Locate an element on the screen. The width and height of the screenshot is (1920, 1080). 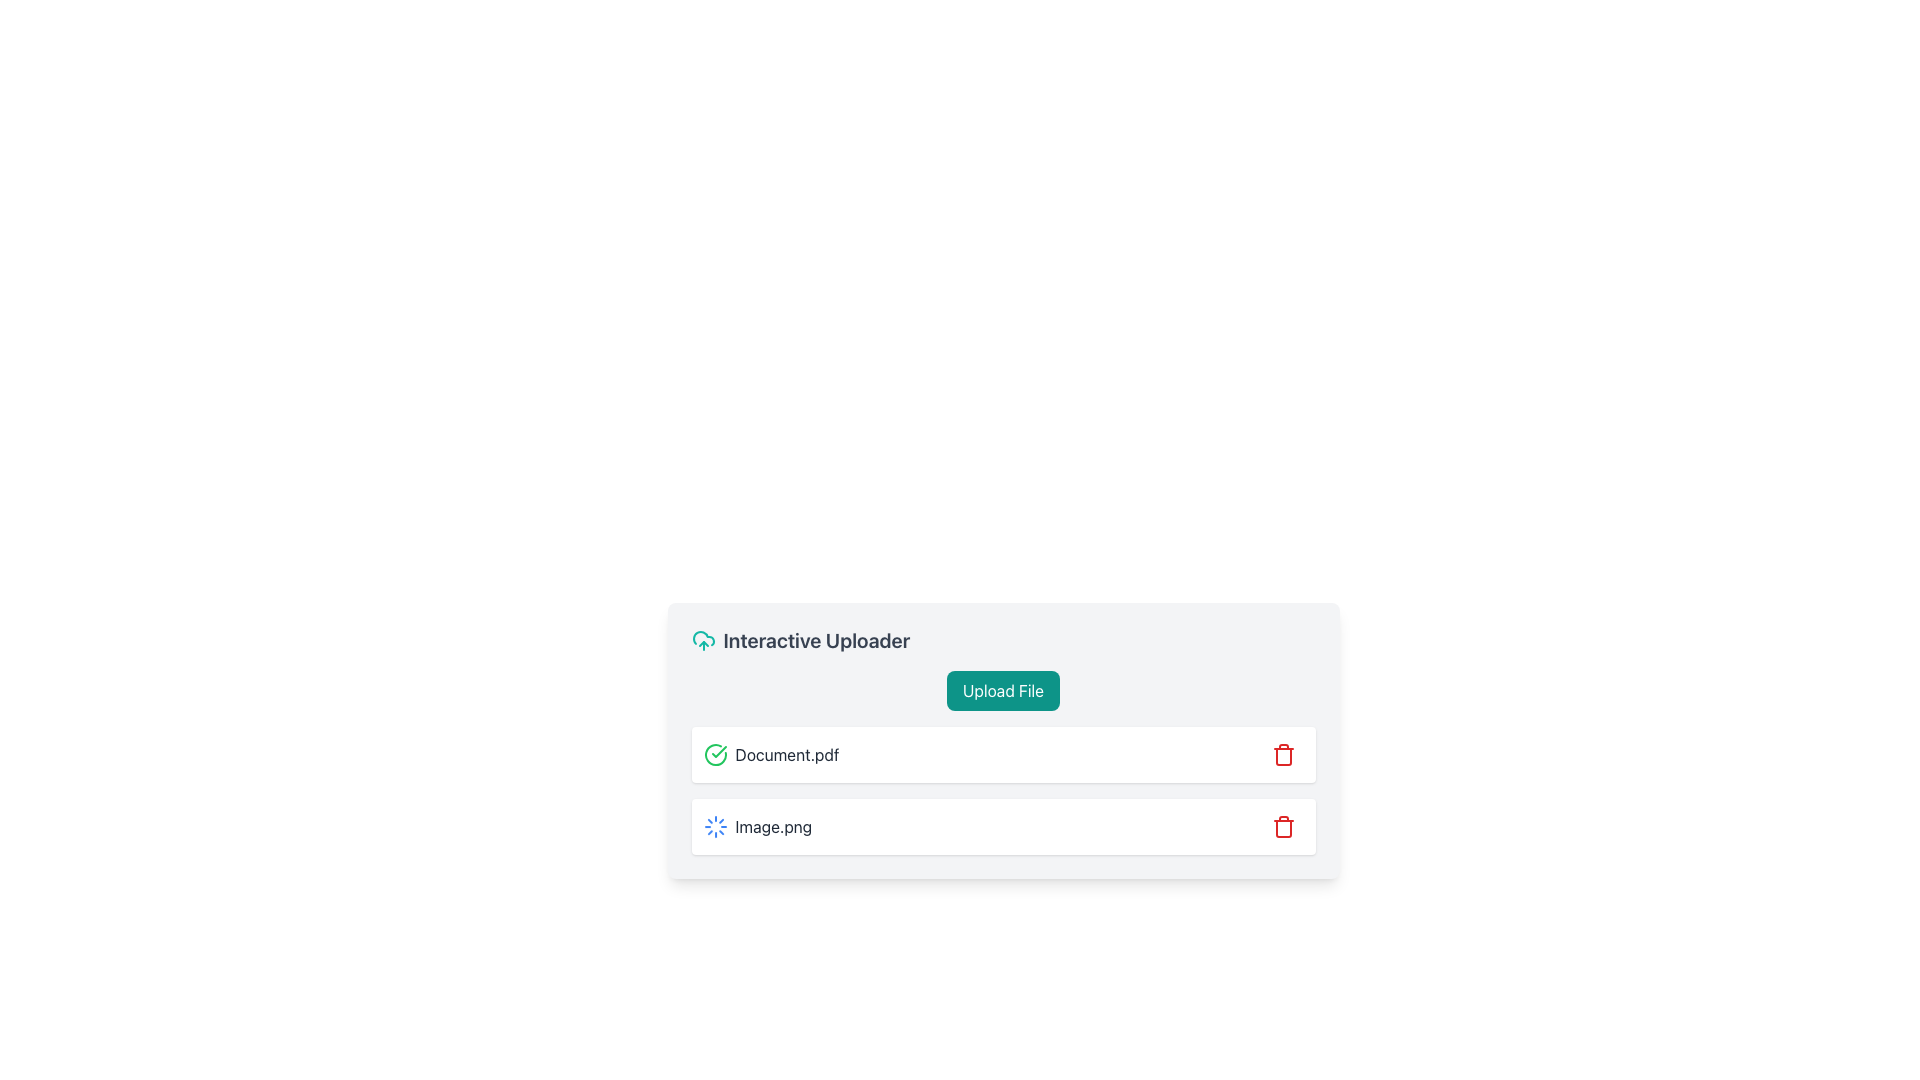
the circular green icon with a checkmark located to the left of the text label 'Document.pdf' in the uploaded files list is located at coordinates (715, 755).